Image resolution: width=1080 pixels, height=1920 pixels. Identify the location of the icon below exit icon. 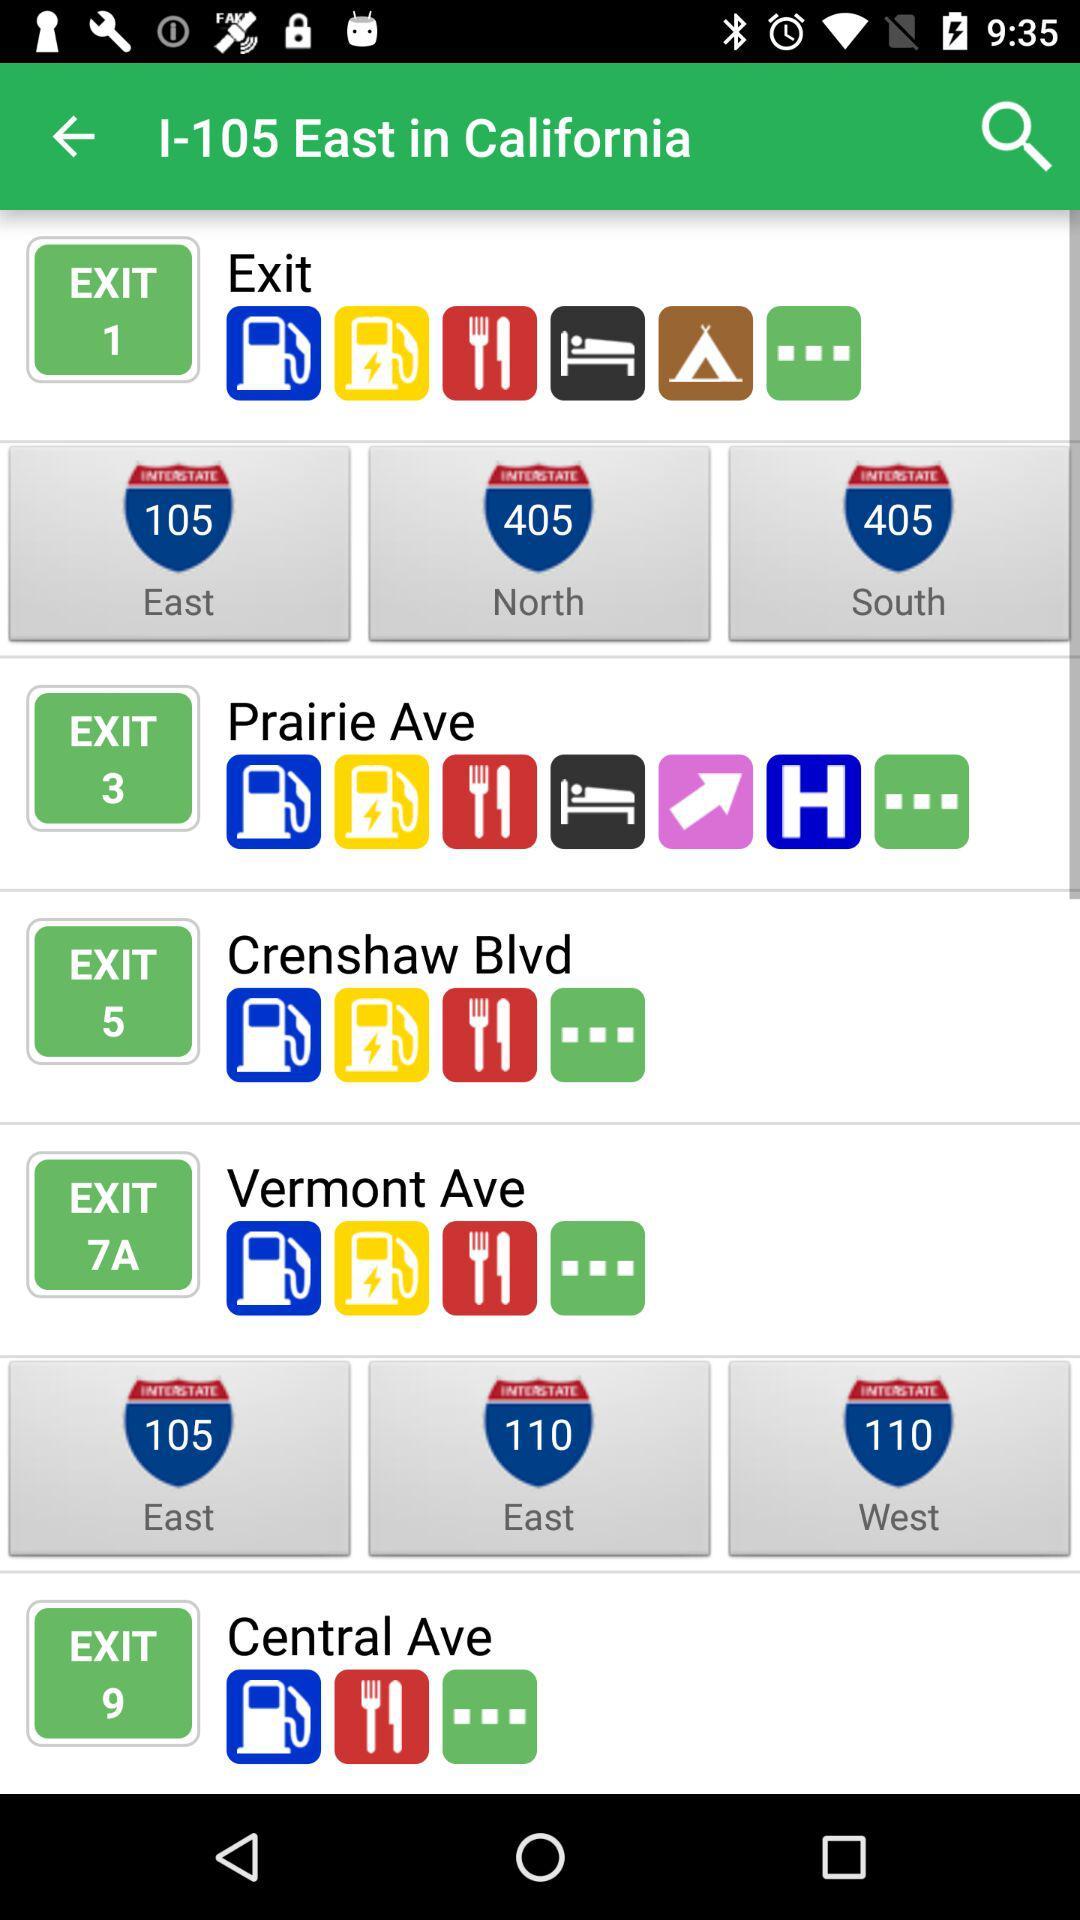
(113, 1700).